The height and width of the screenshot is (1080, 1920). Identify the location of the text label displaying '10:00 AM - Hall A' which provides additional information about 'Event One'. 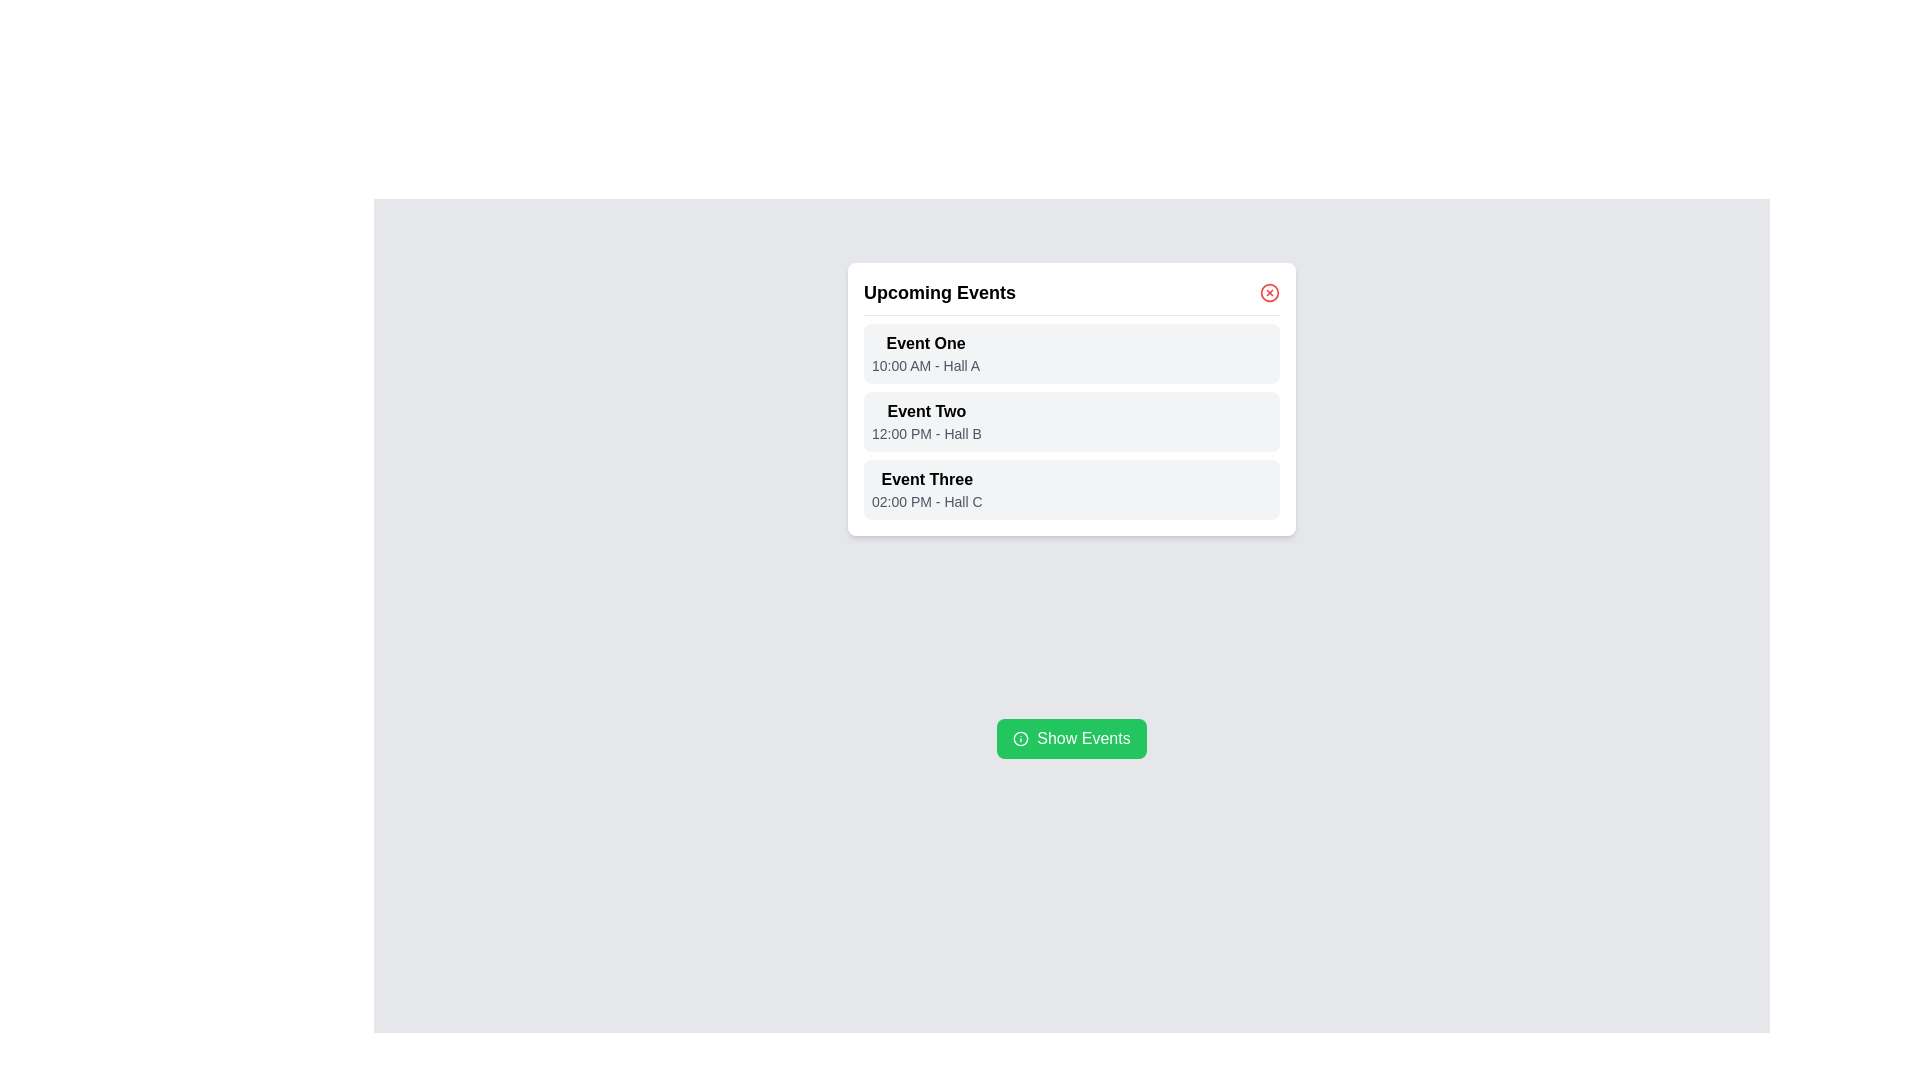
(925, 366).